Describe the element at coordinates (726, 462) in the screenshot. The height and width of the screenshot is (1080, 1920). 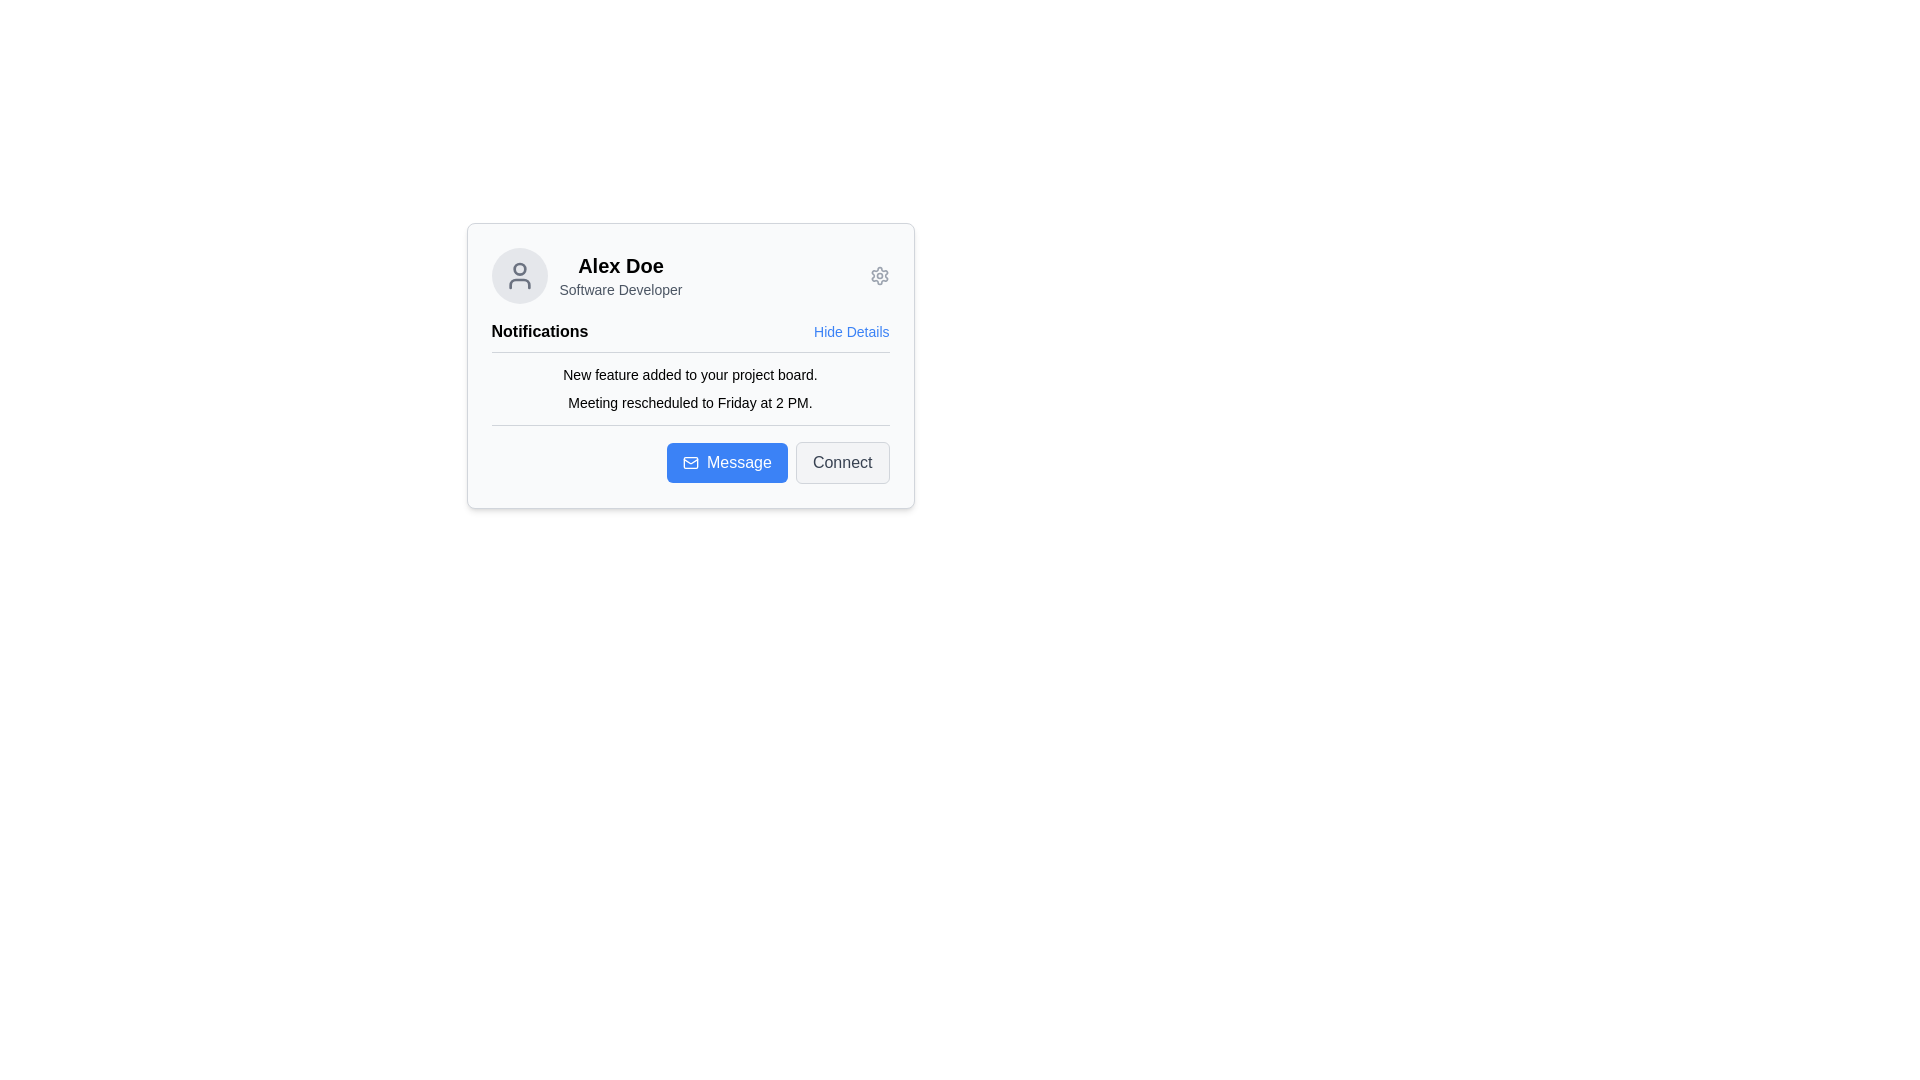
I see `the 'Message' button with a blue background and white text, located within the toolbar at the bottom of a card interface` at that location.